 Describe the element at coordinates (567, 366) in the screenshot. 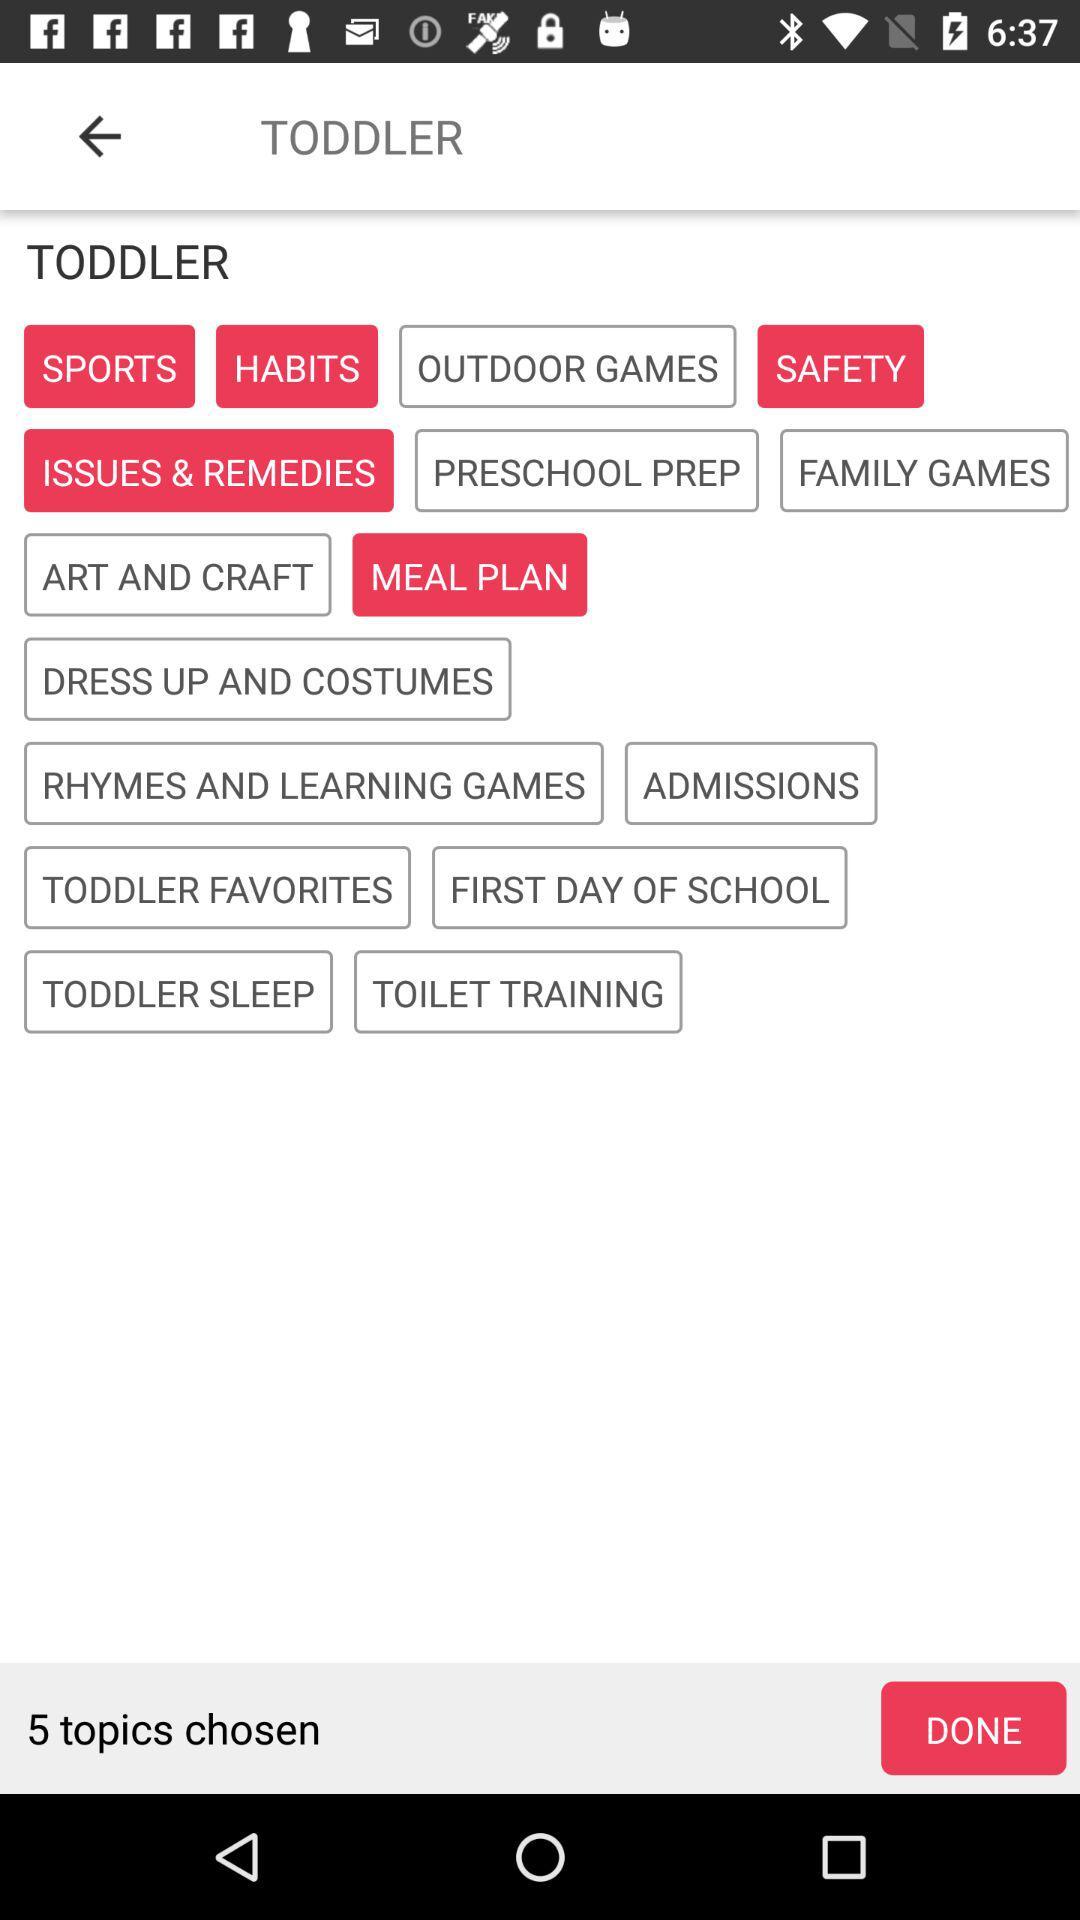

I see `tap on the box that reads outdoor games` at that location.